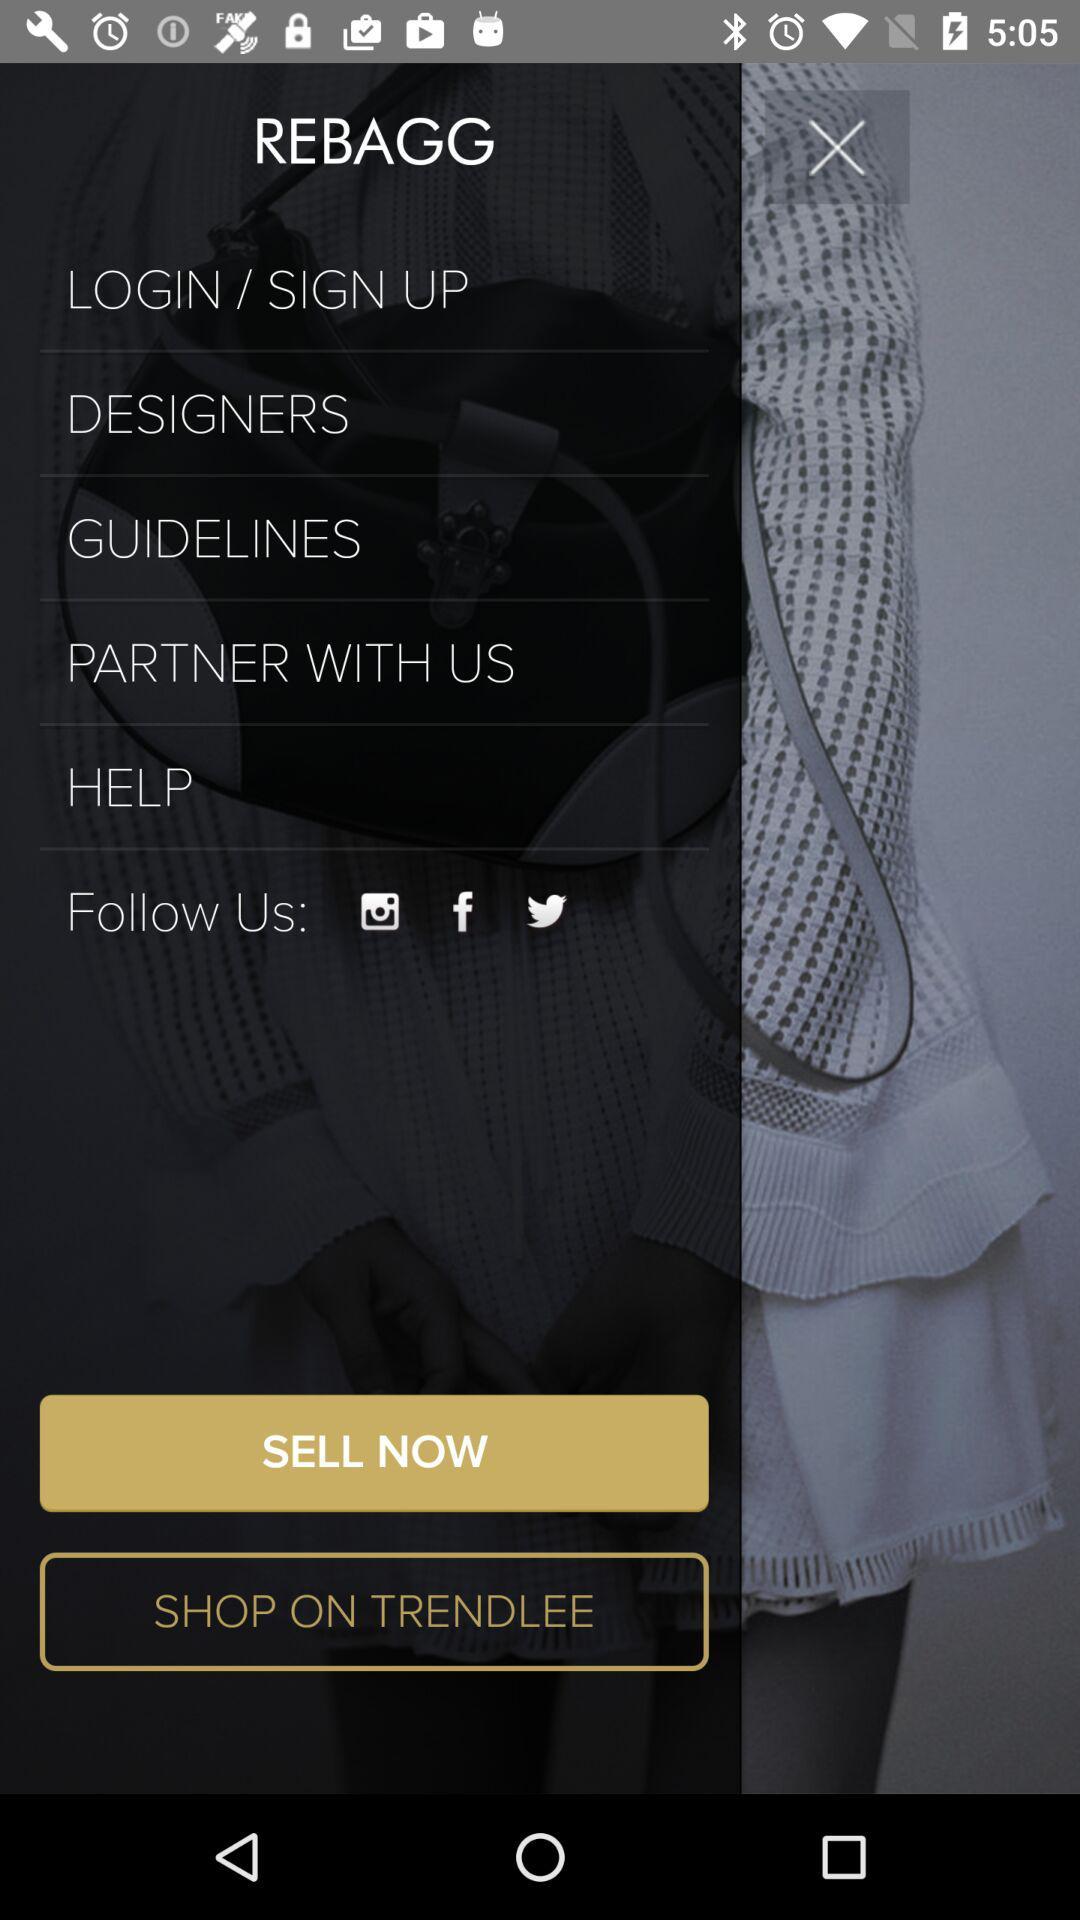 The width and height of the screenshot is (1080, 1920). Describe the element at coordinates (837, 145) in the screenshot. I see `close option` at that location.